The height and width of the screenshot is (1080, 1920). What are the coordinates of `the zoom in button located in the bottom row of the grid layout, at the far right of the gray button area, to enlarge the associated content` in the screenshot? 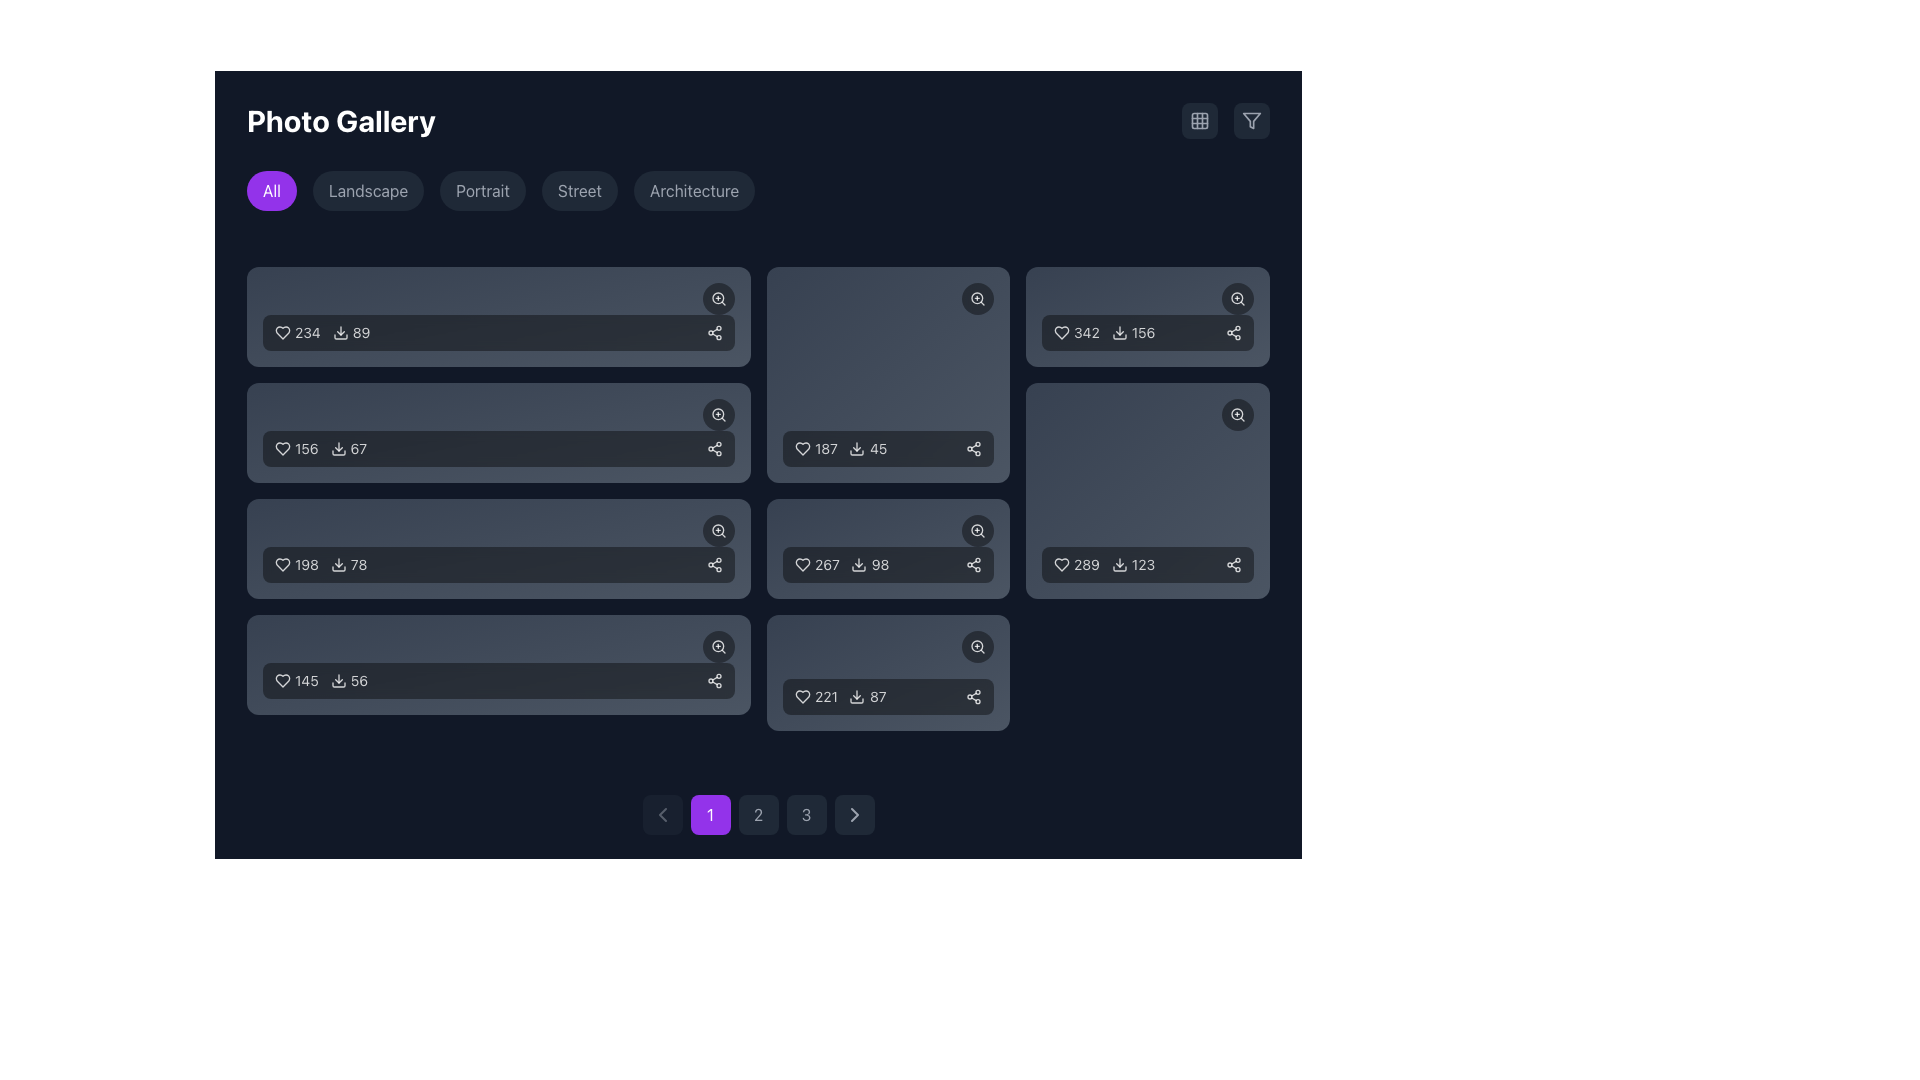 It's located at (718, 647).